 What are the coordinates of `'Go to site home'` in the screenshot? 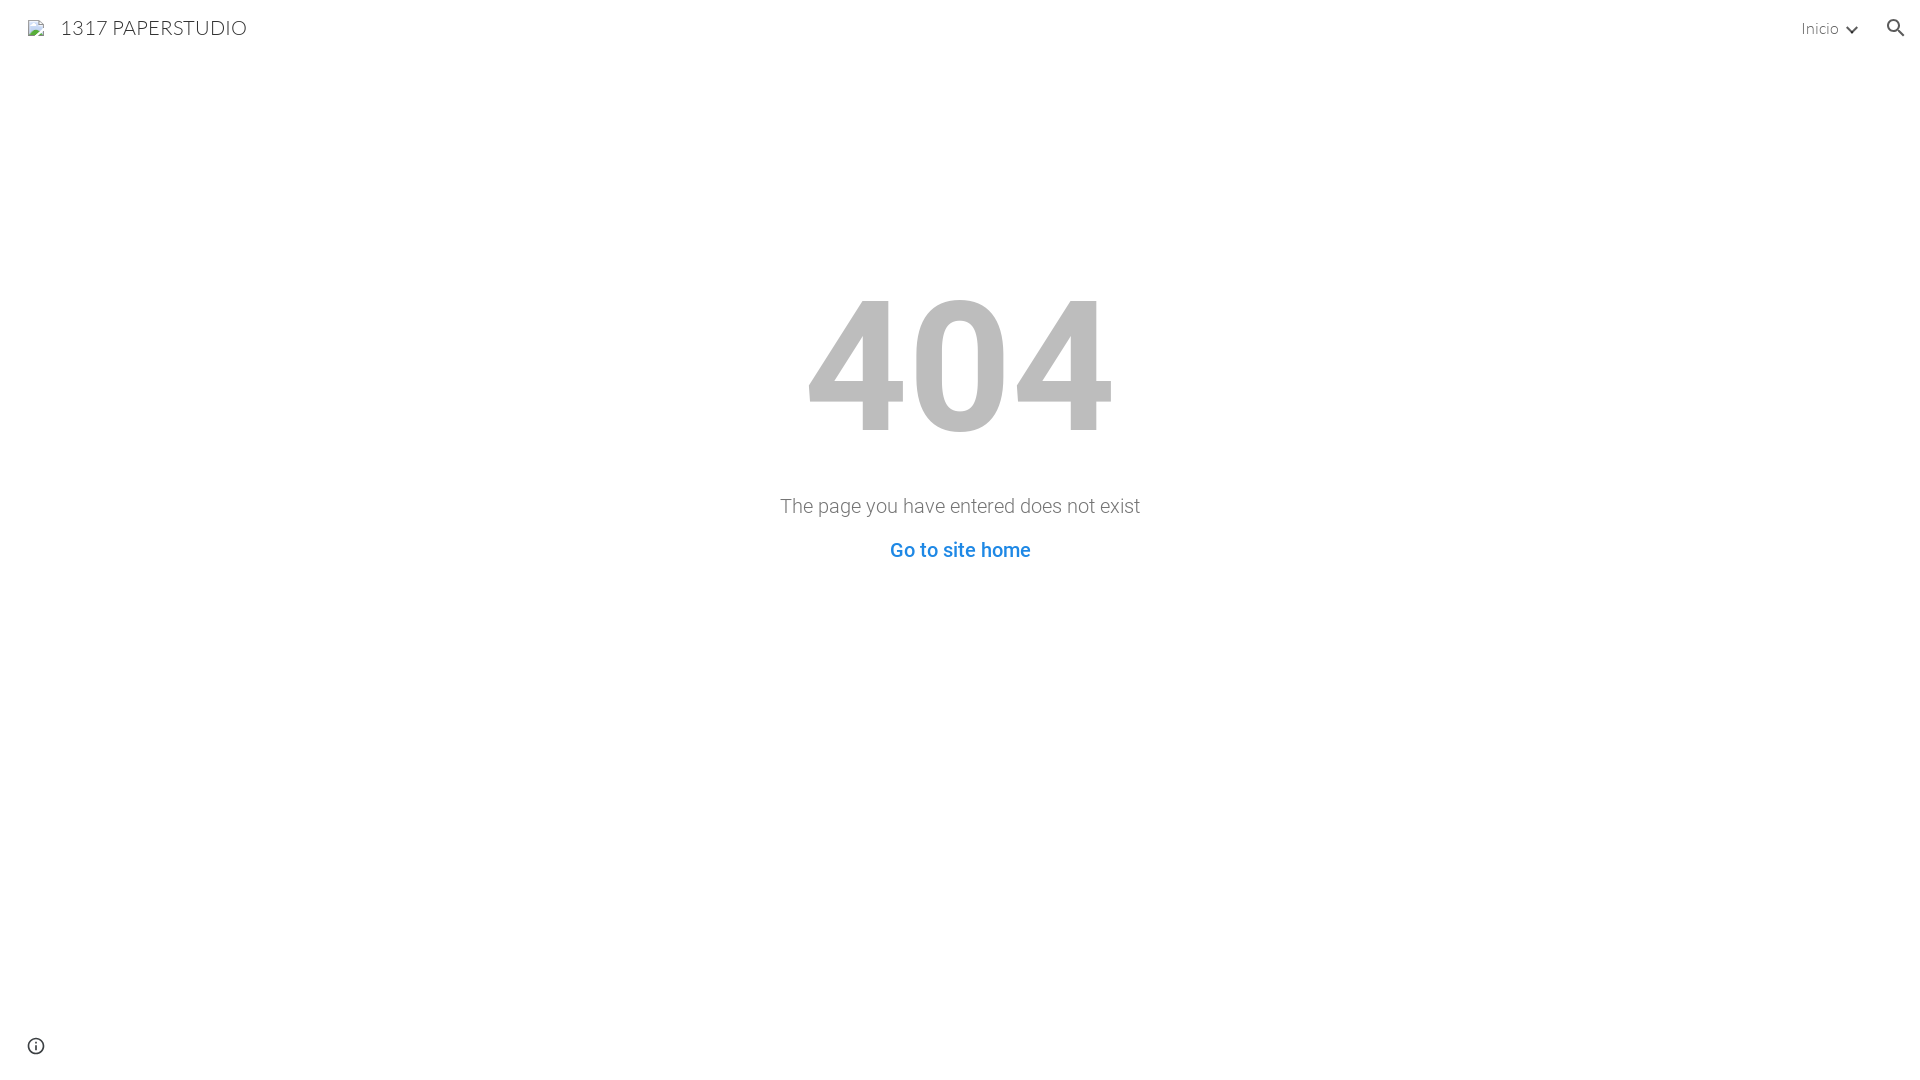 It's located at (960, 550).